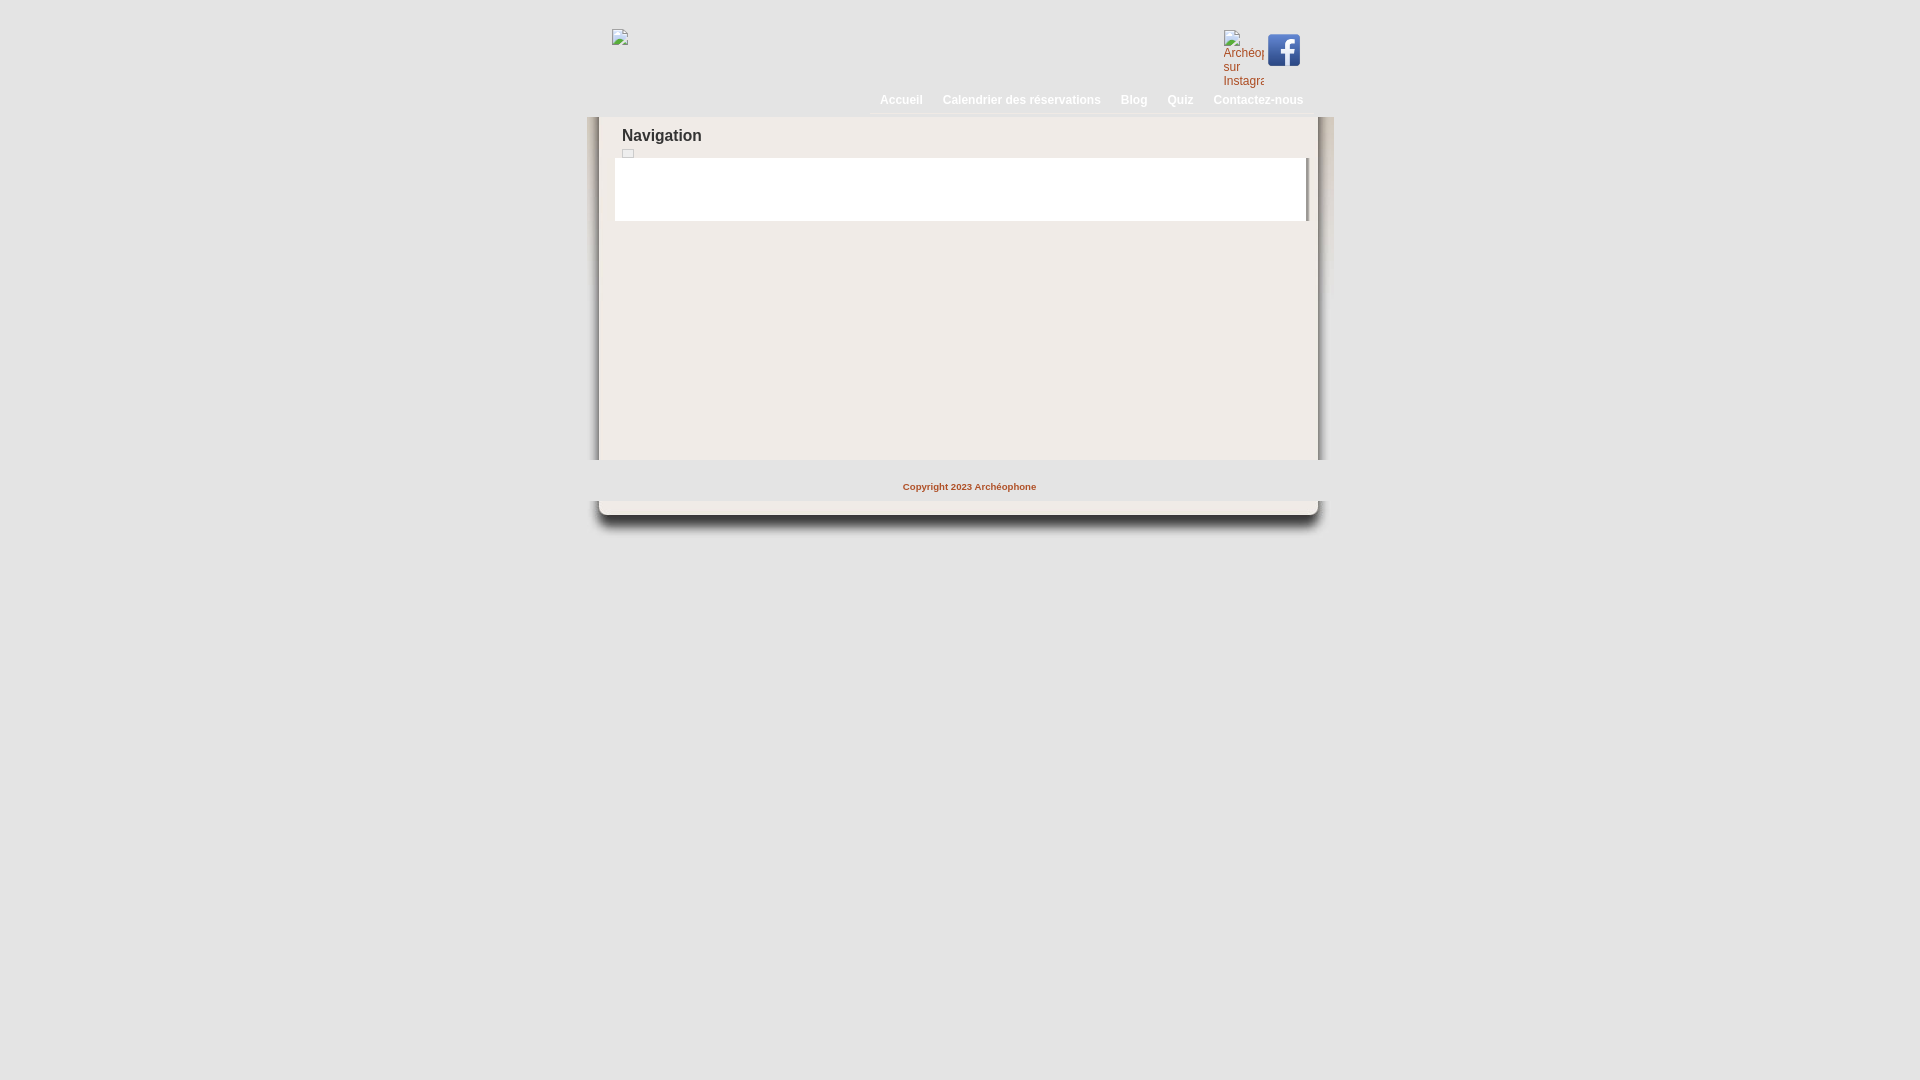 The width and height of the screenshot is (1920, 1080). I want to click on 'Blog', so click(1132, 96).